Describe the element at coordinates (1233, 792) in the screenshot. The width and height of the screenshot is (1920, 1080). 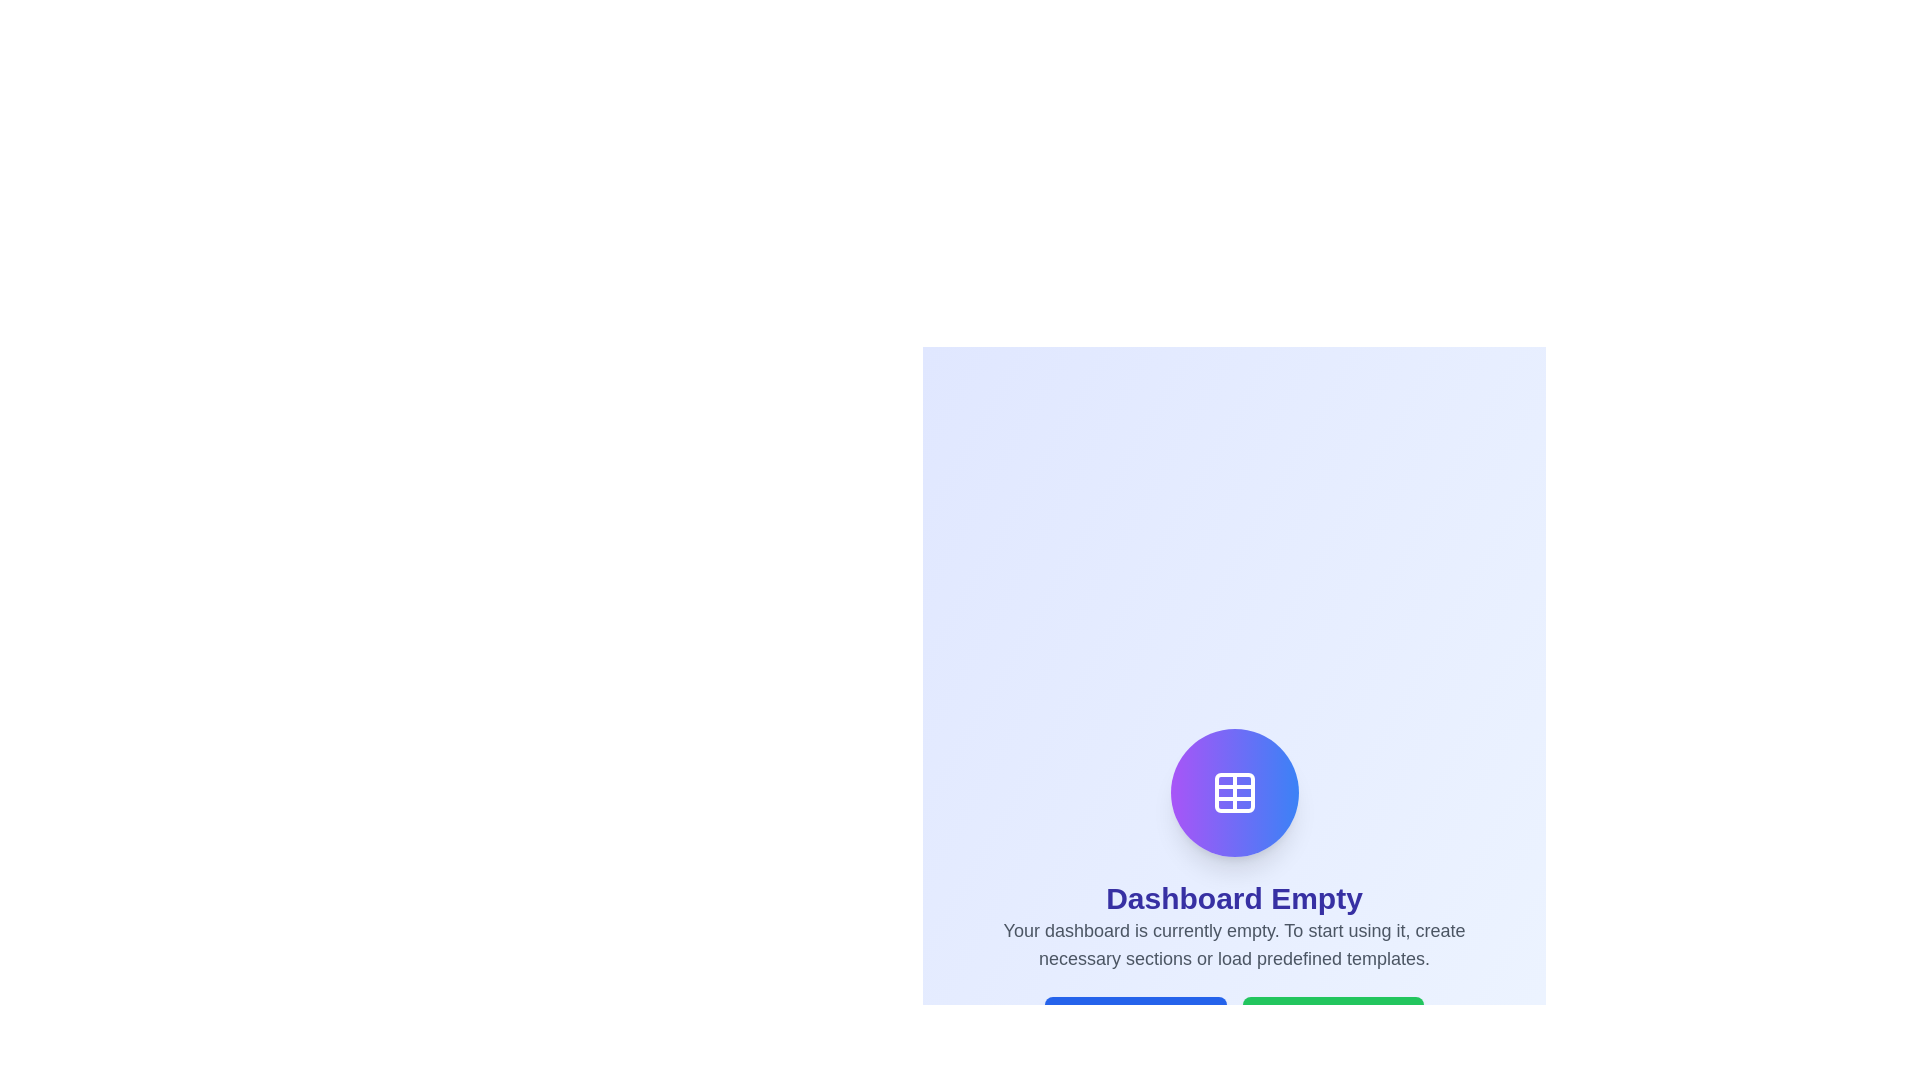
I see `the decorative icon representing a table or grid layout, which is positioned above the 'Dashboard Empty' heading and centrally aligned with the text below it` at that location.